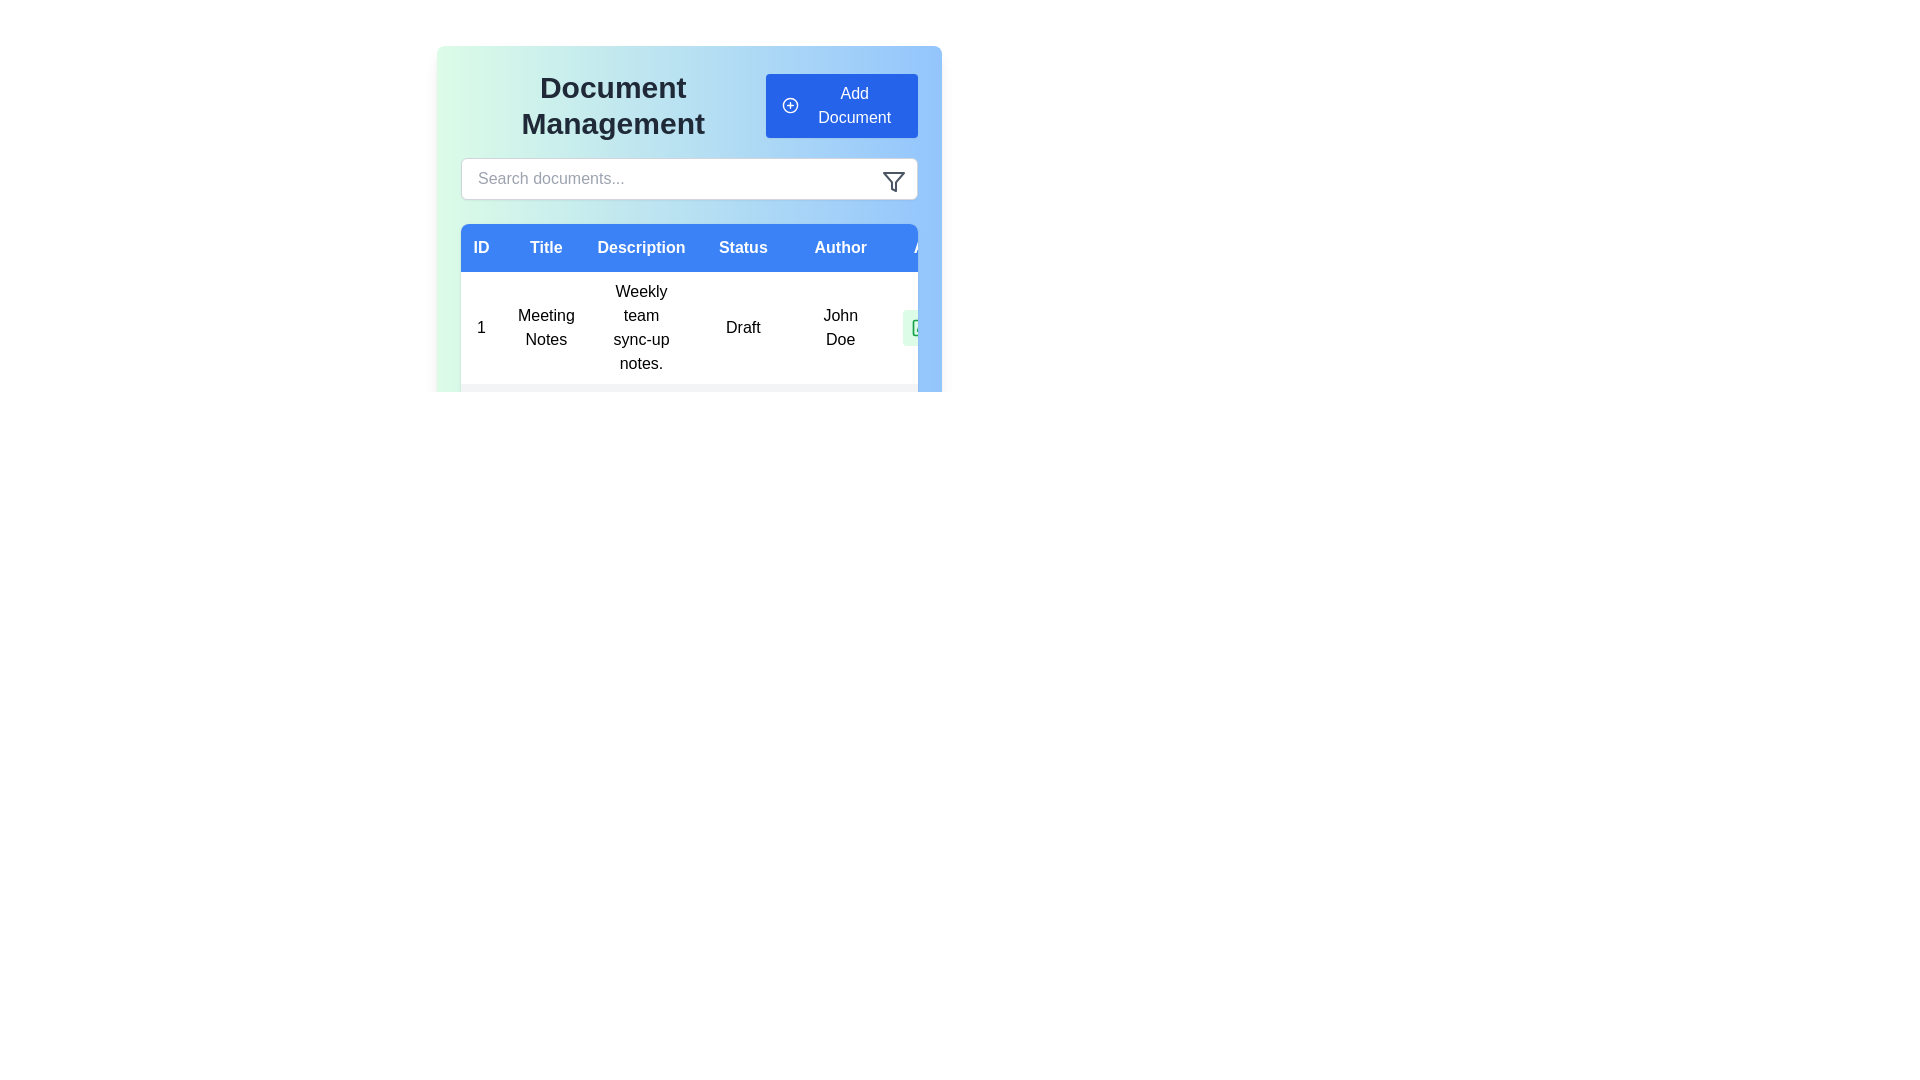 The width and height of the screenshot is (1920, 1080). What do you see at coordinates (941, 326) in the screenshot?
I see `the edit button located on the right side of the table in the 'Document Management' interface, which allows users to modify or update the 'Meeting Notes' document details` at bounding box center [941, 326].